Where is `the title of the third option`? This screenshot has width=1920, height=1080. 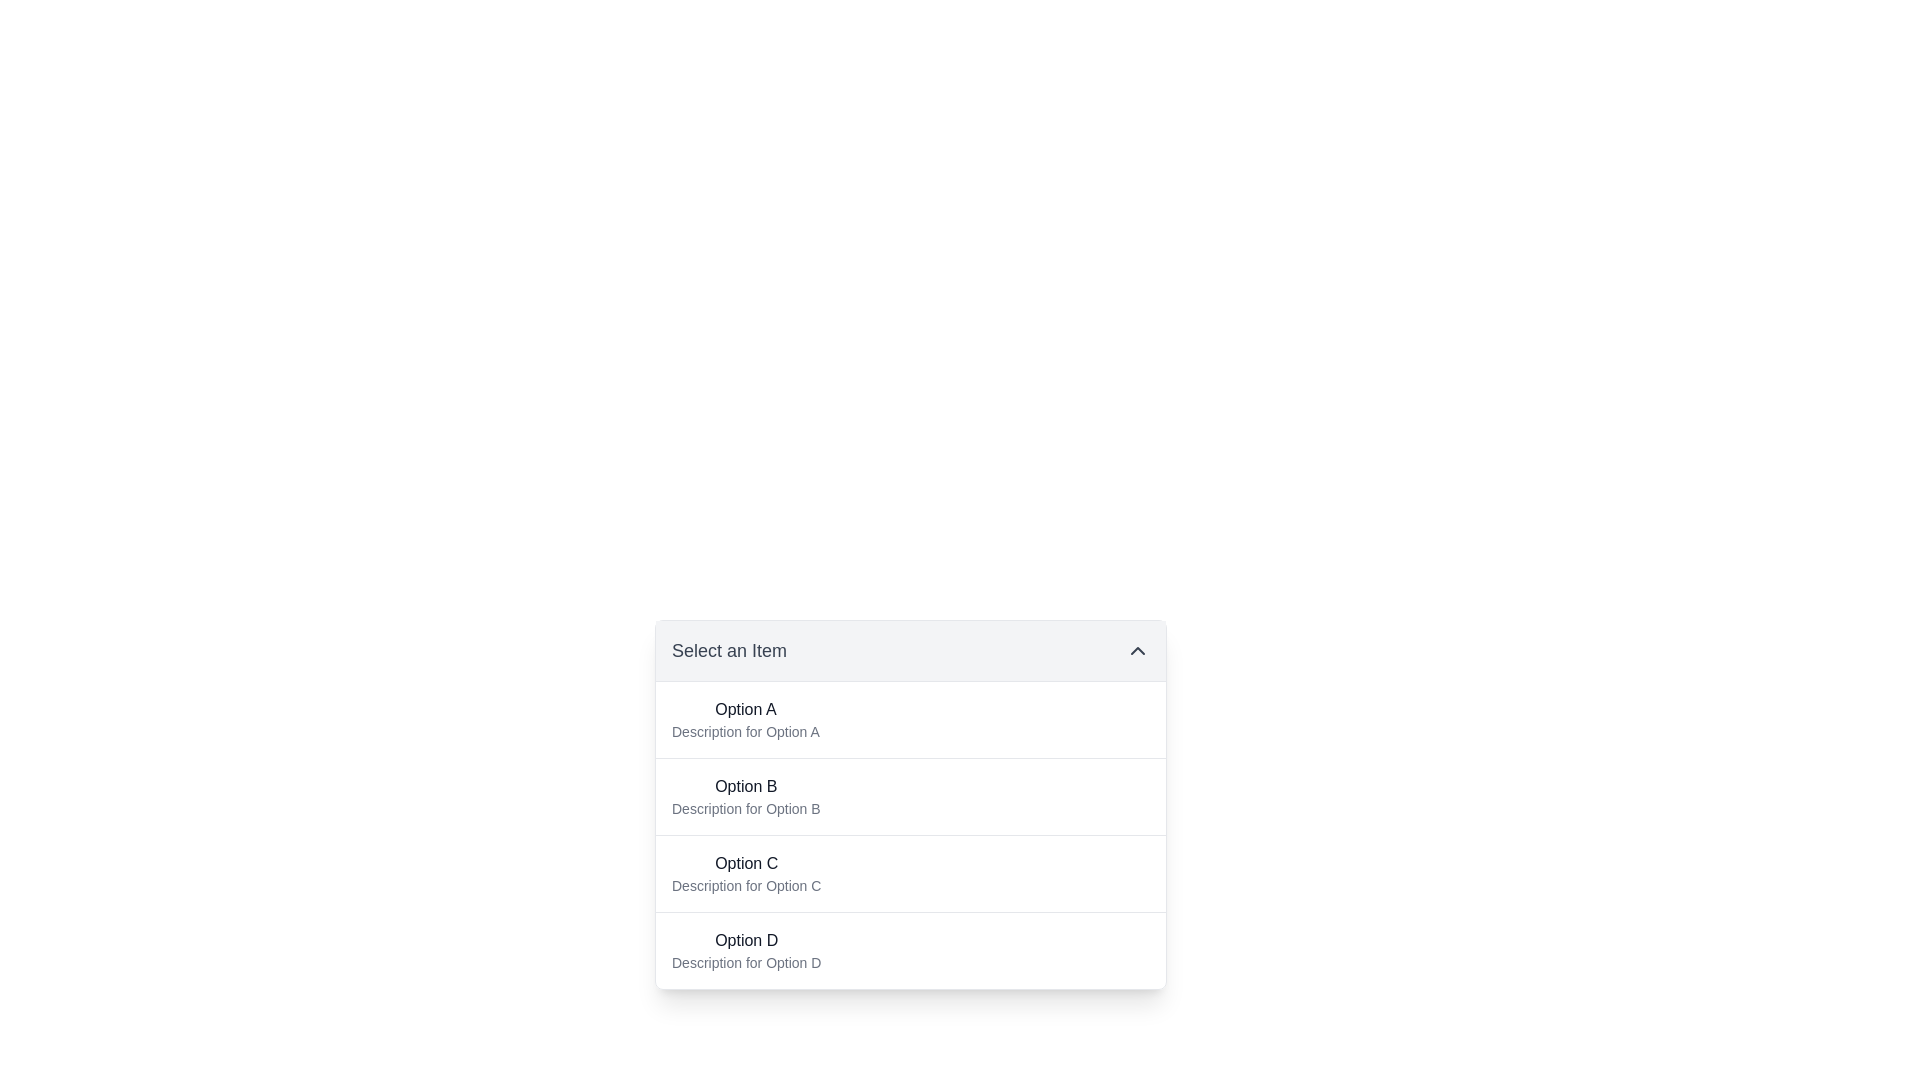 the title of the third option is located at coordinates (745, 863).